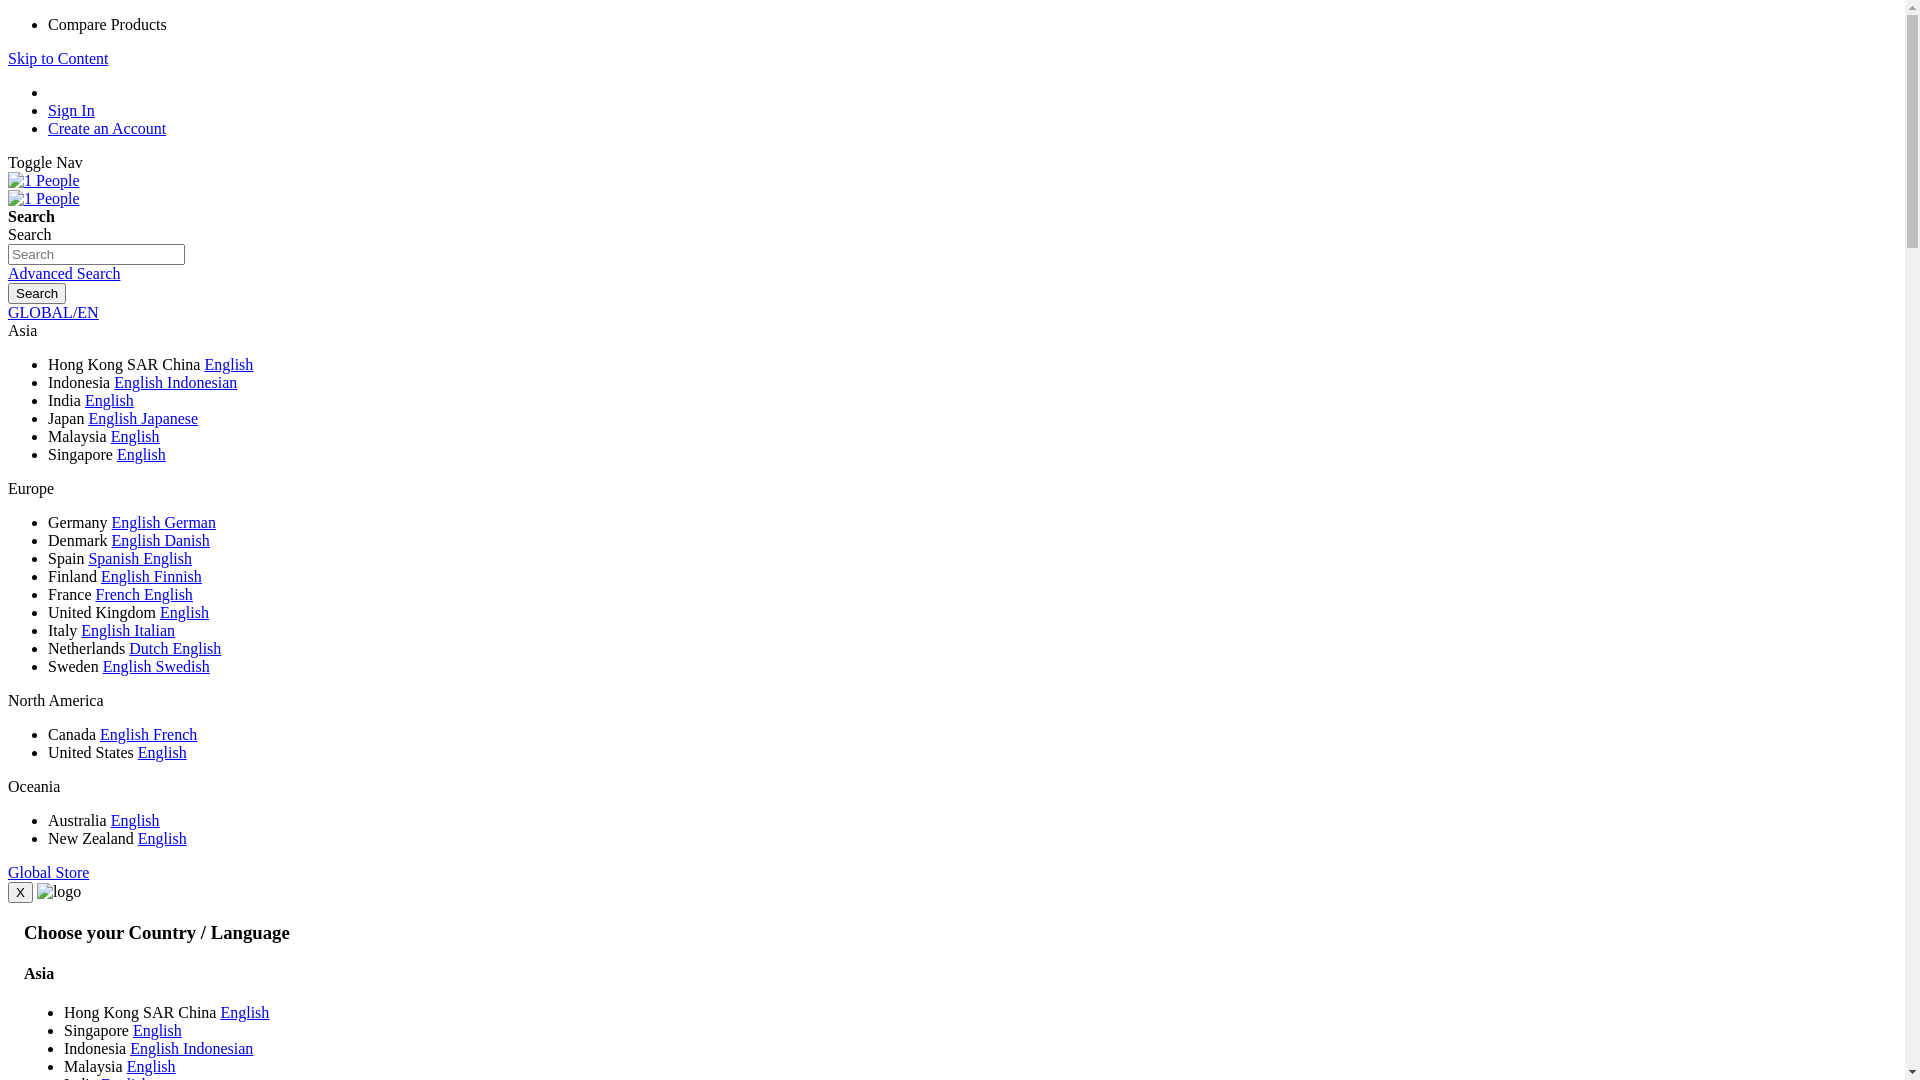 Image resolution: width=1920 pixels, height=1080 pixels. Describe the element at coordinates (140, 454) in the screenshot. I see `'English'` at that location.